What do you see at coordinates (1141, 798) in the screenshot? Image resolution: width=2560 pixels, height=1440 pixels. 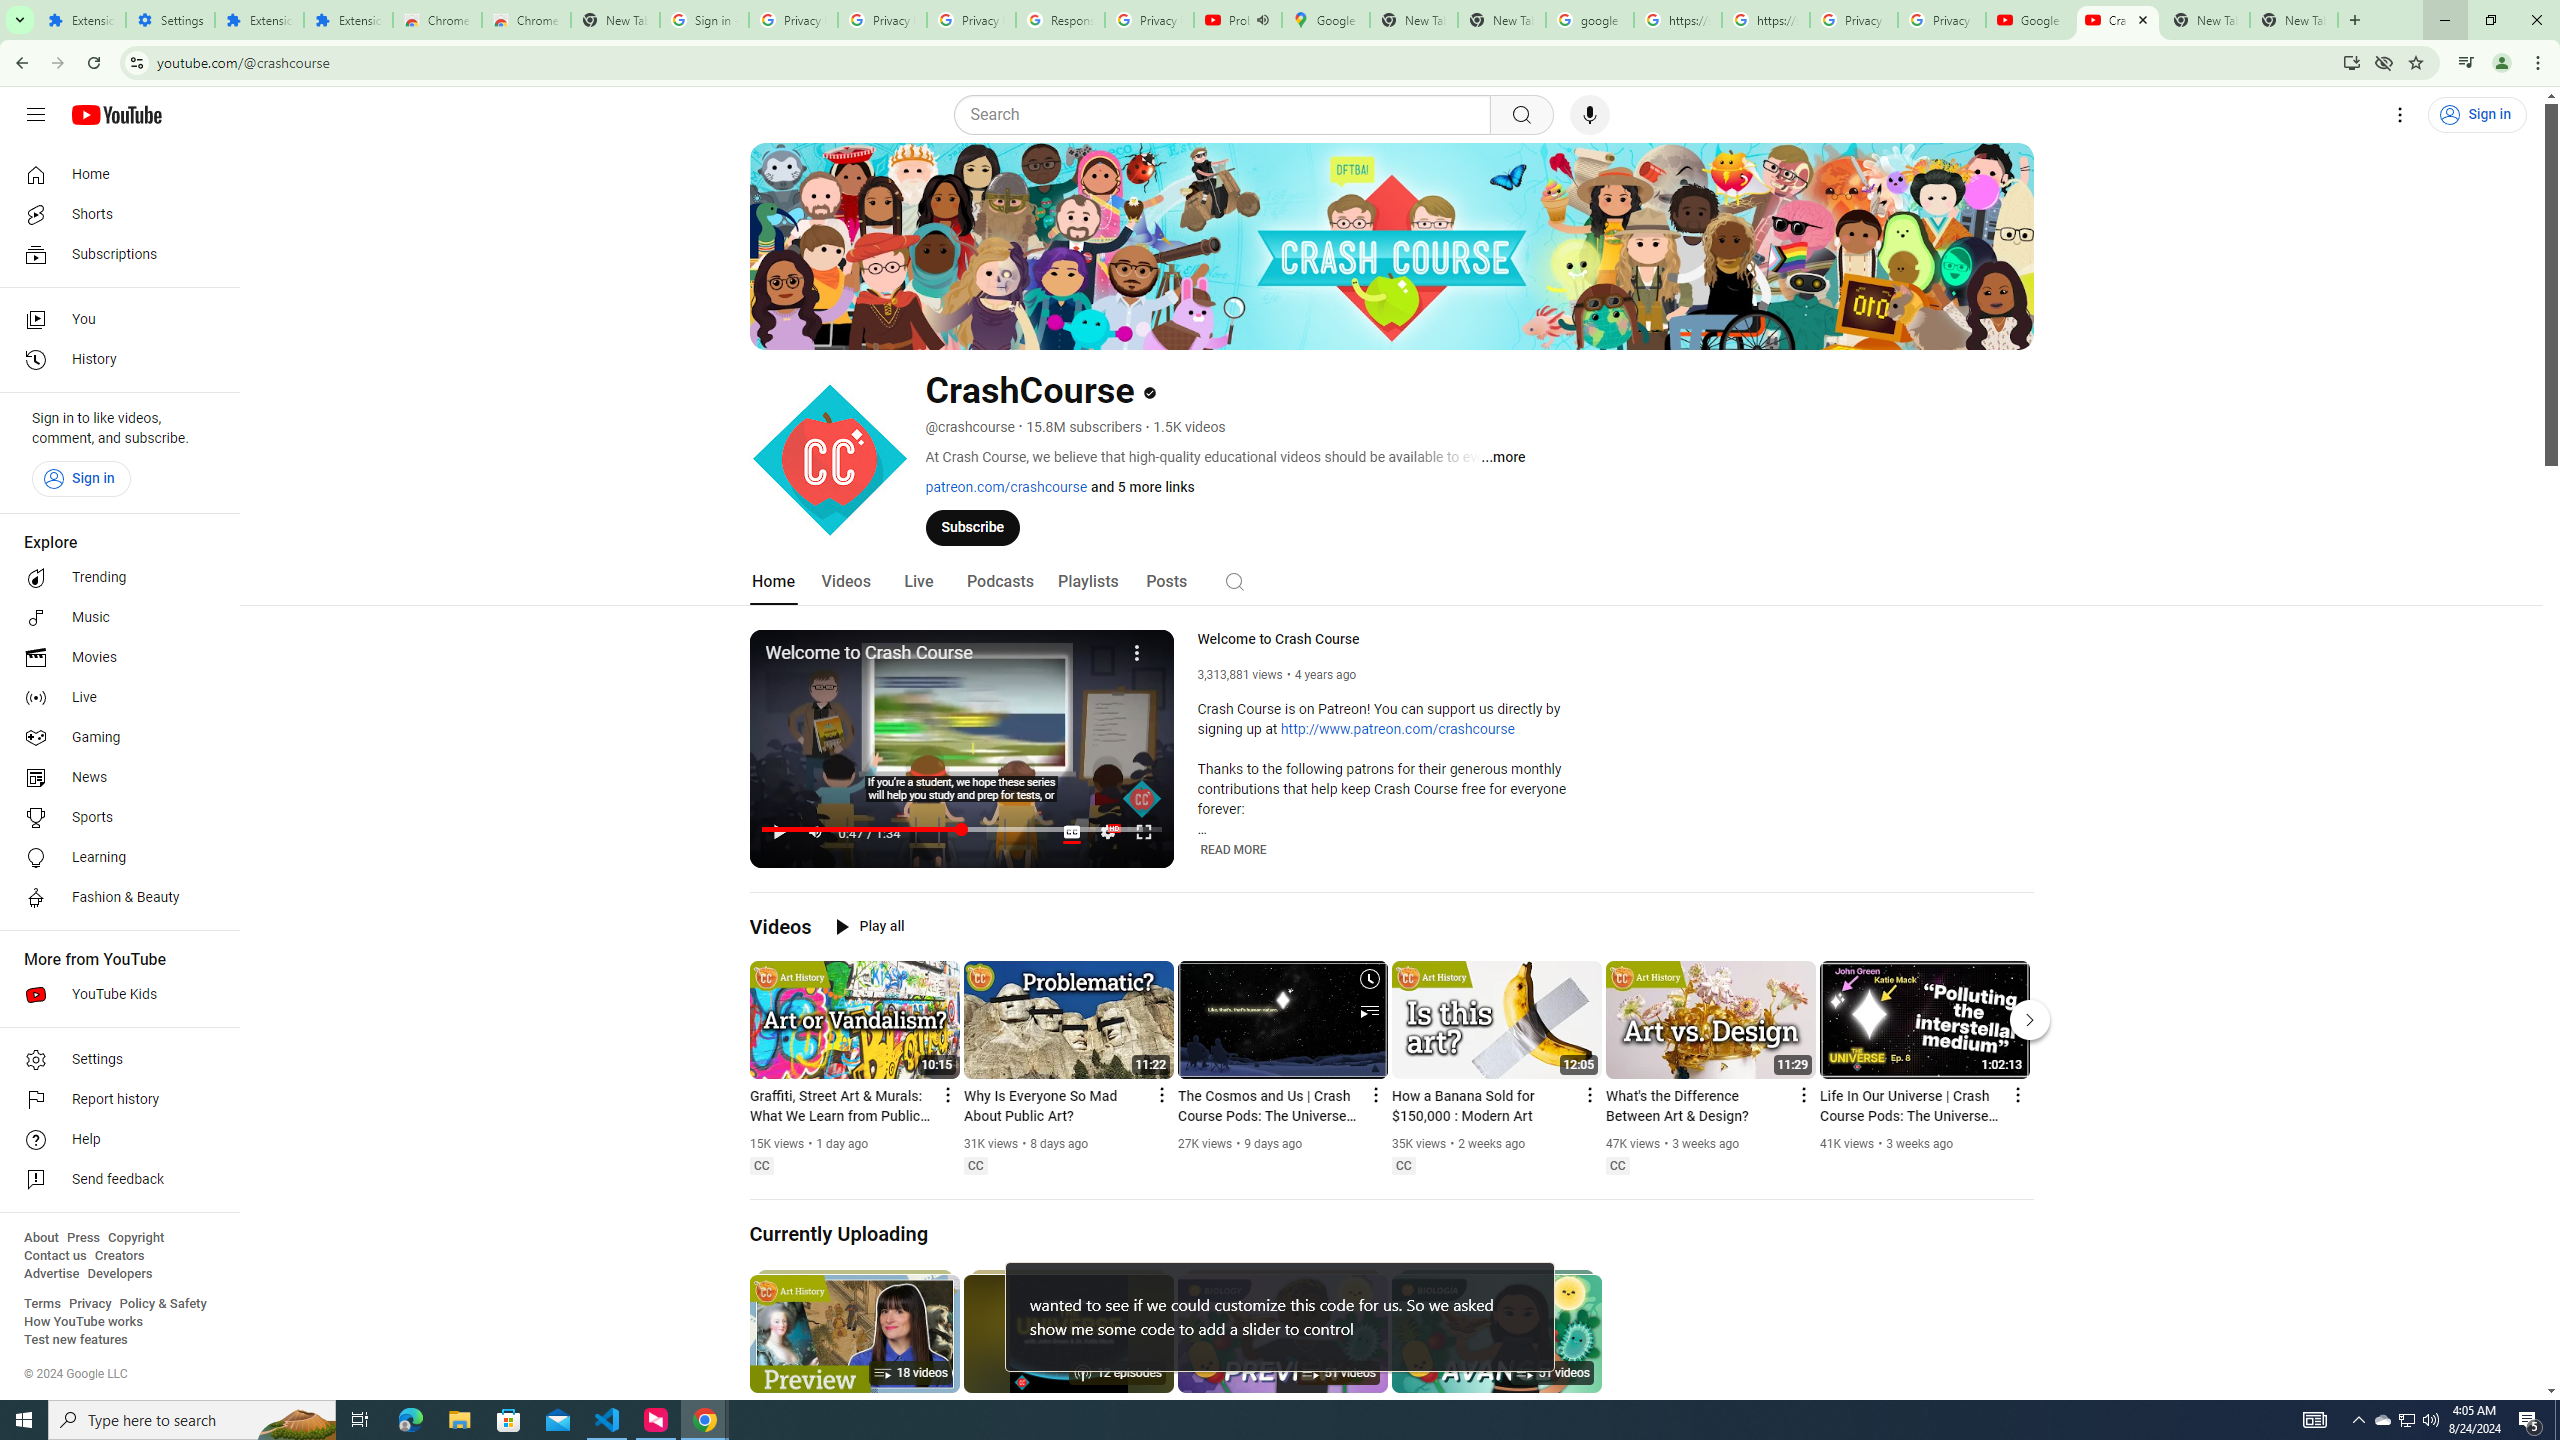 I see `'Channel watermark'` at bounding box center [1141, 798].